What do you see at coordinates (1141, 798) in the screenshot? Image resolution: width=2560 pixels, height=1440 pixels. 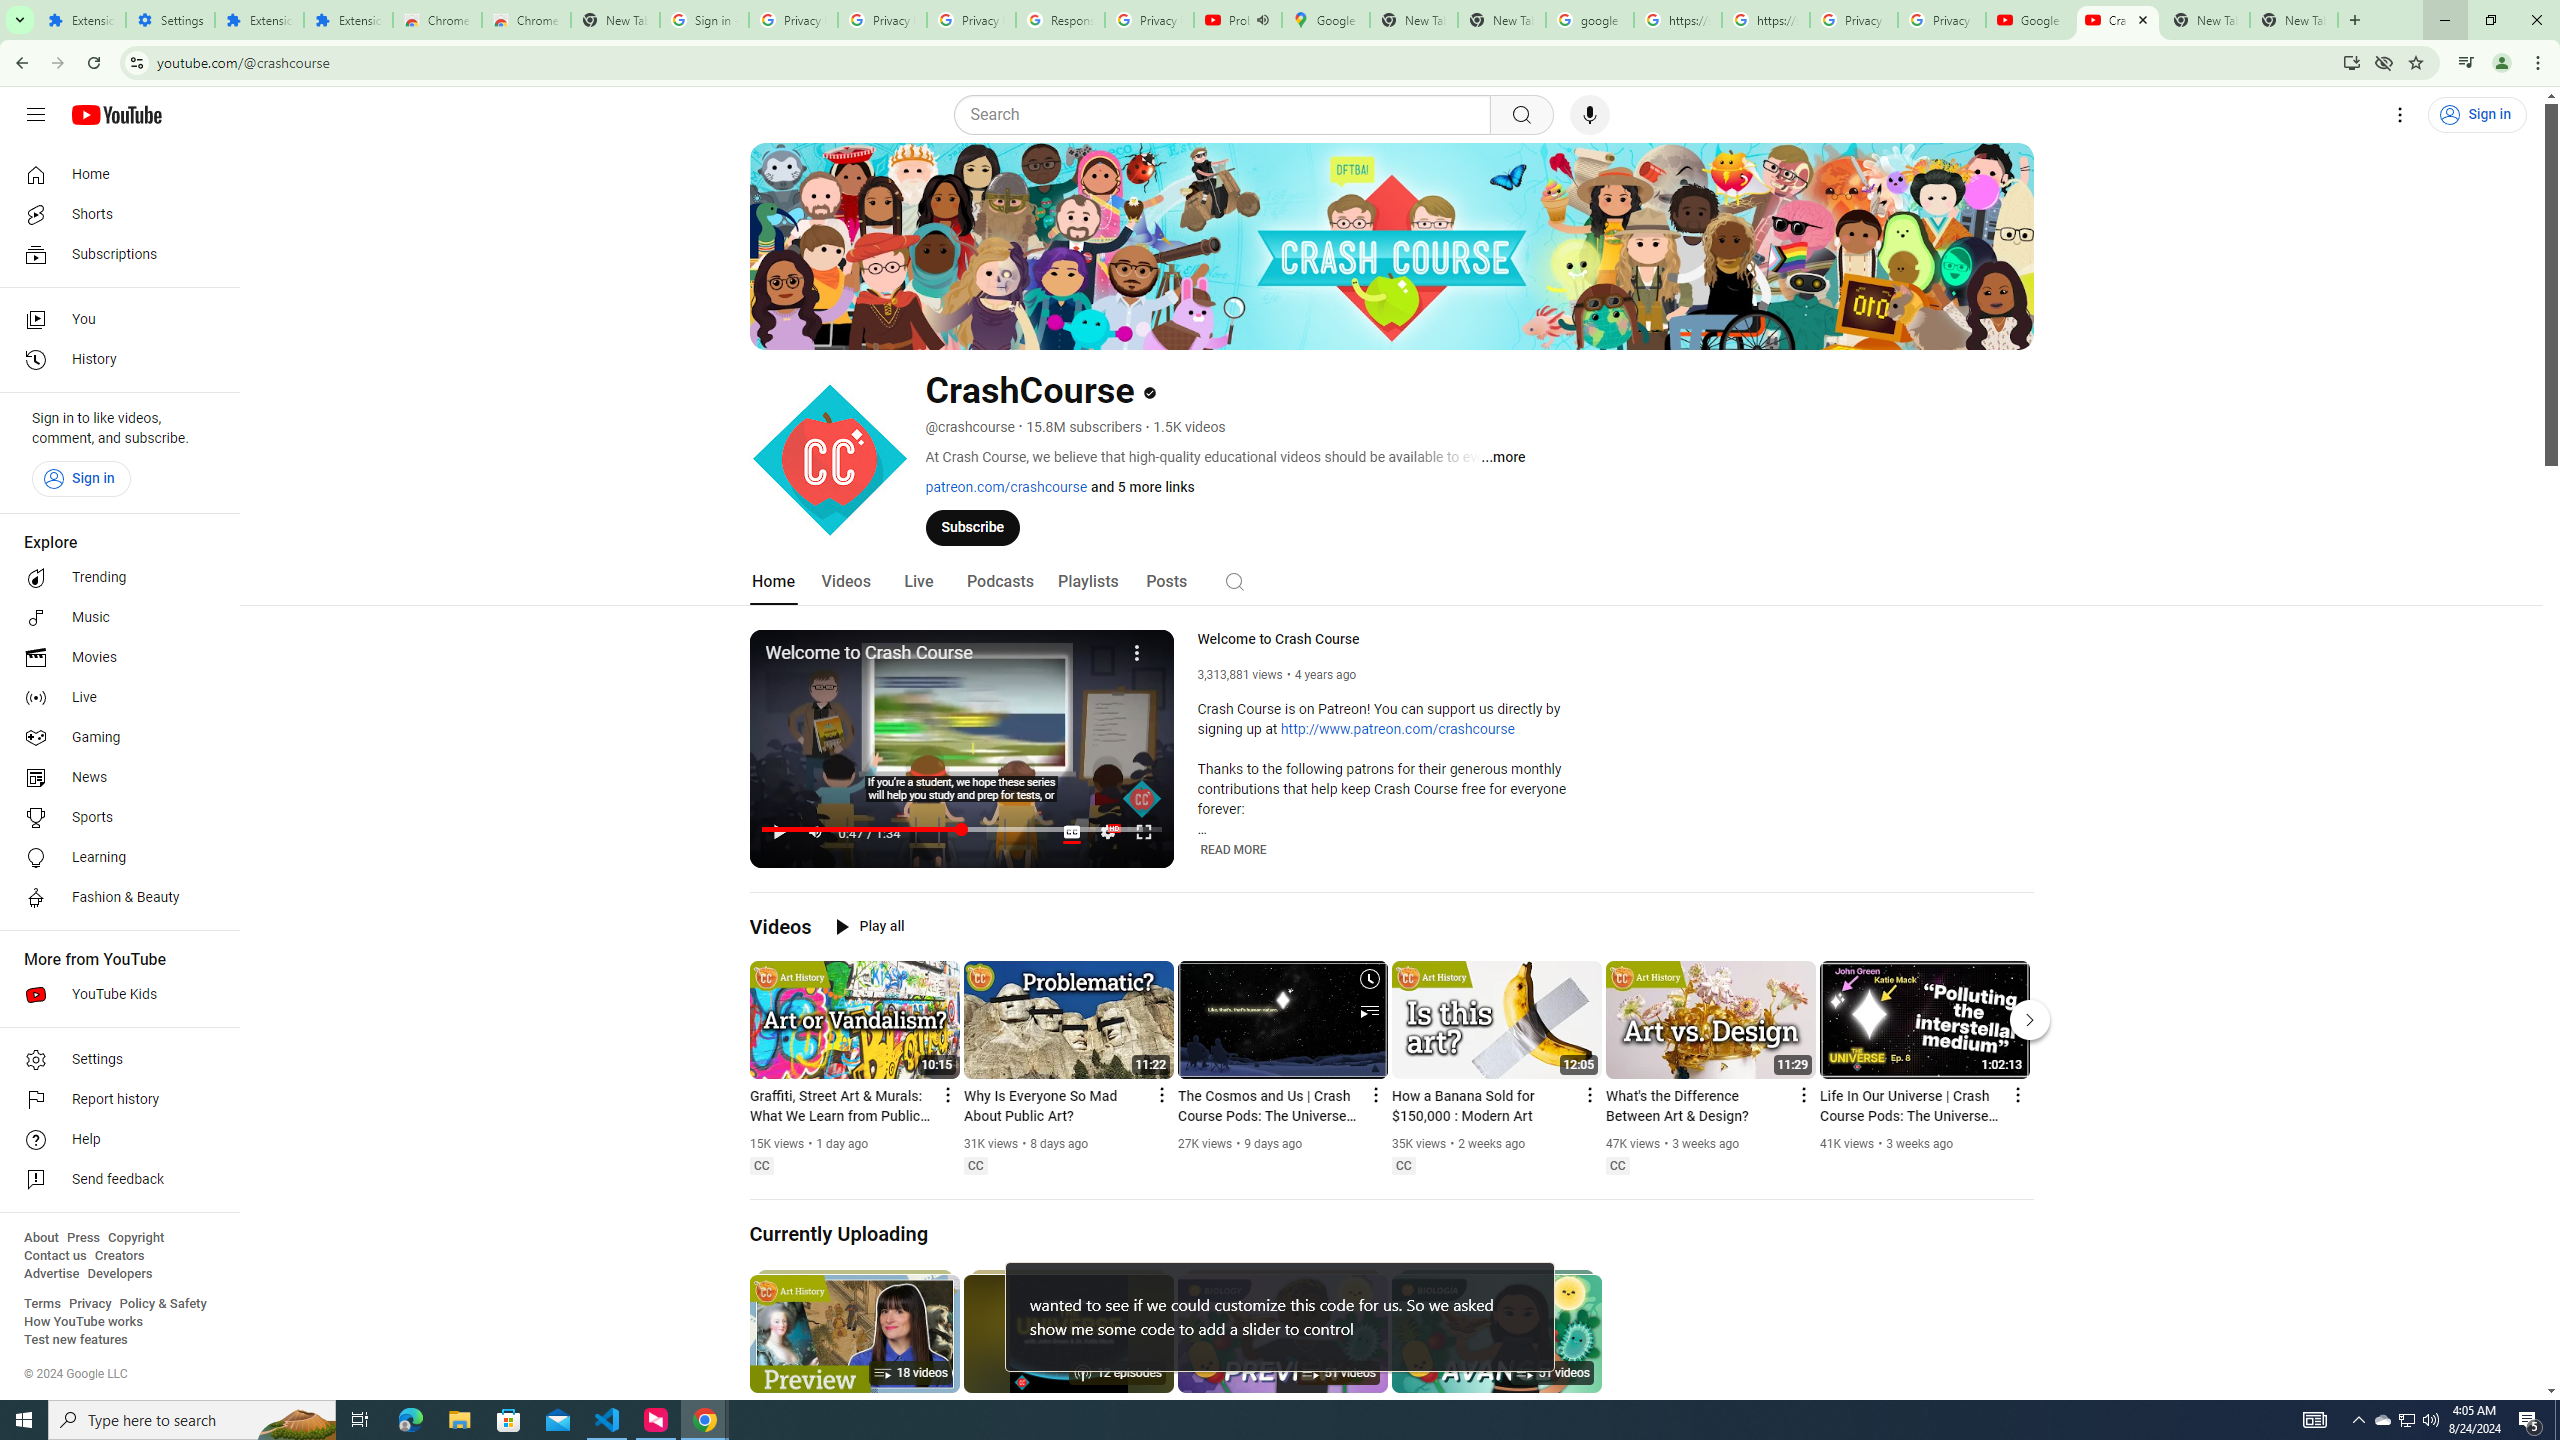 I see `'Channel watermark'` at bounding box center [1141, 798].